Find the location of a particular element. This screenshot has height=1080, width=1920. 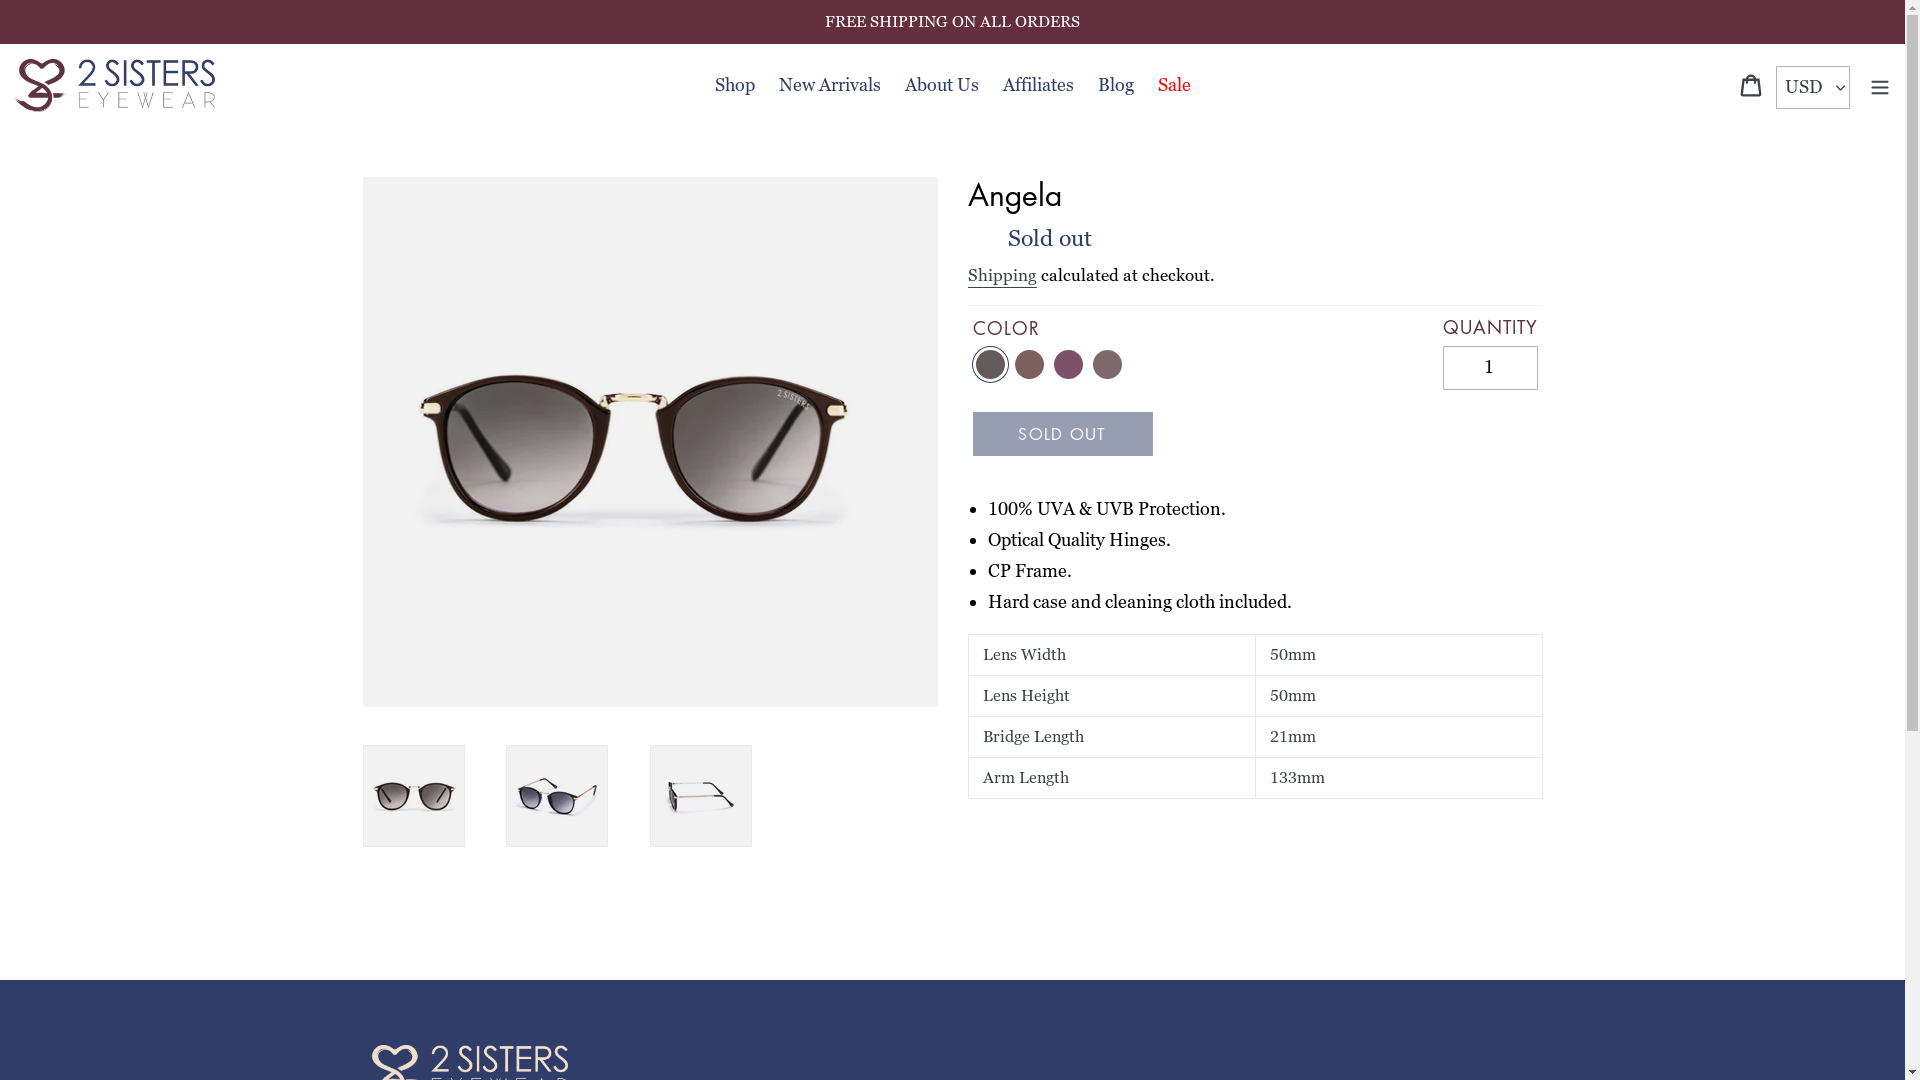

'Tortoise with Gradient Brown Lens' is located at coordinates (1029, 364).